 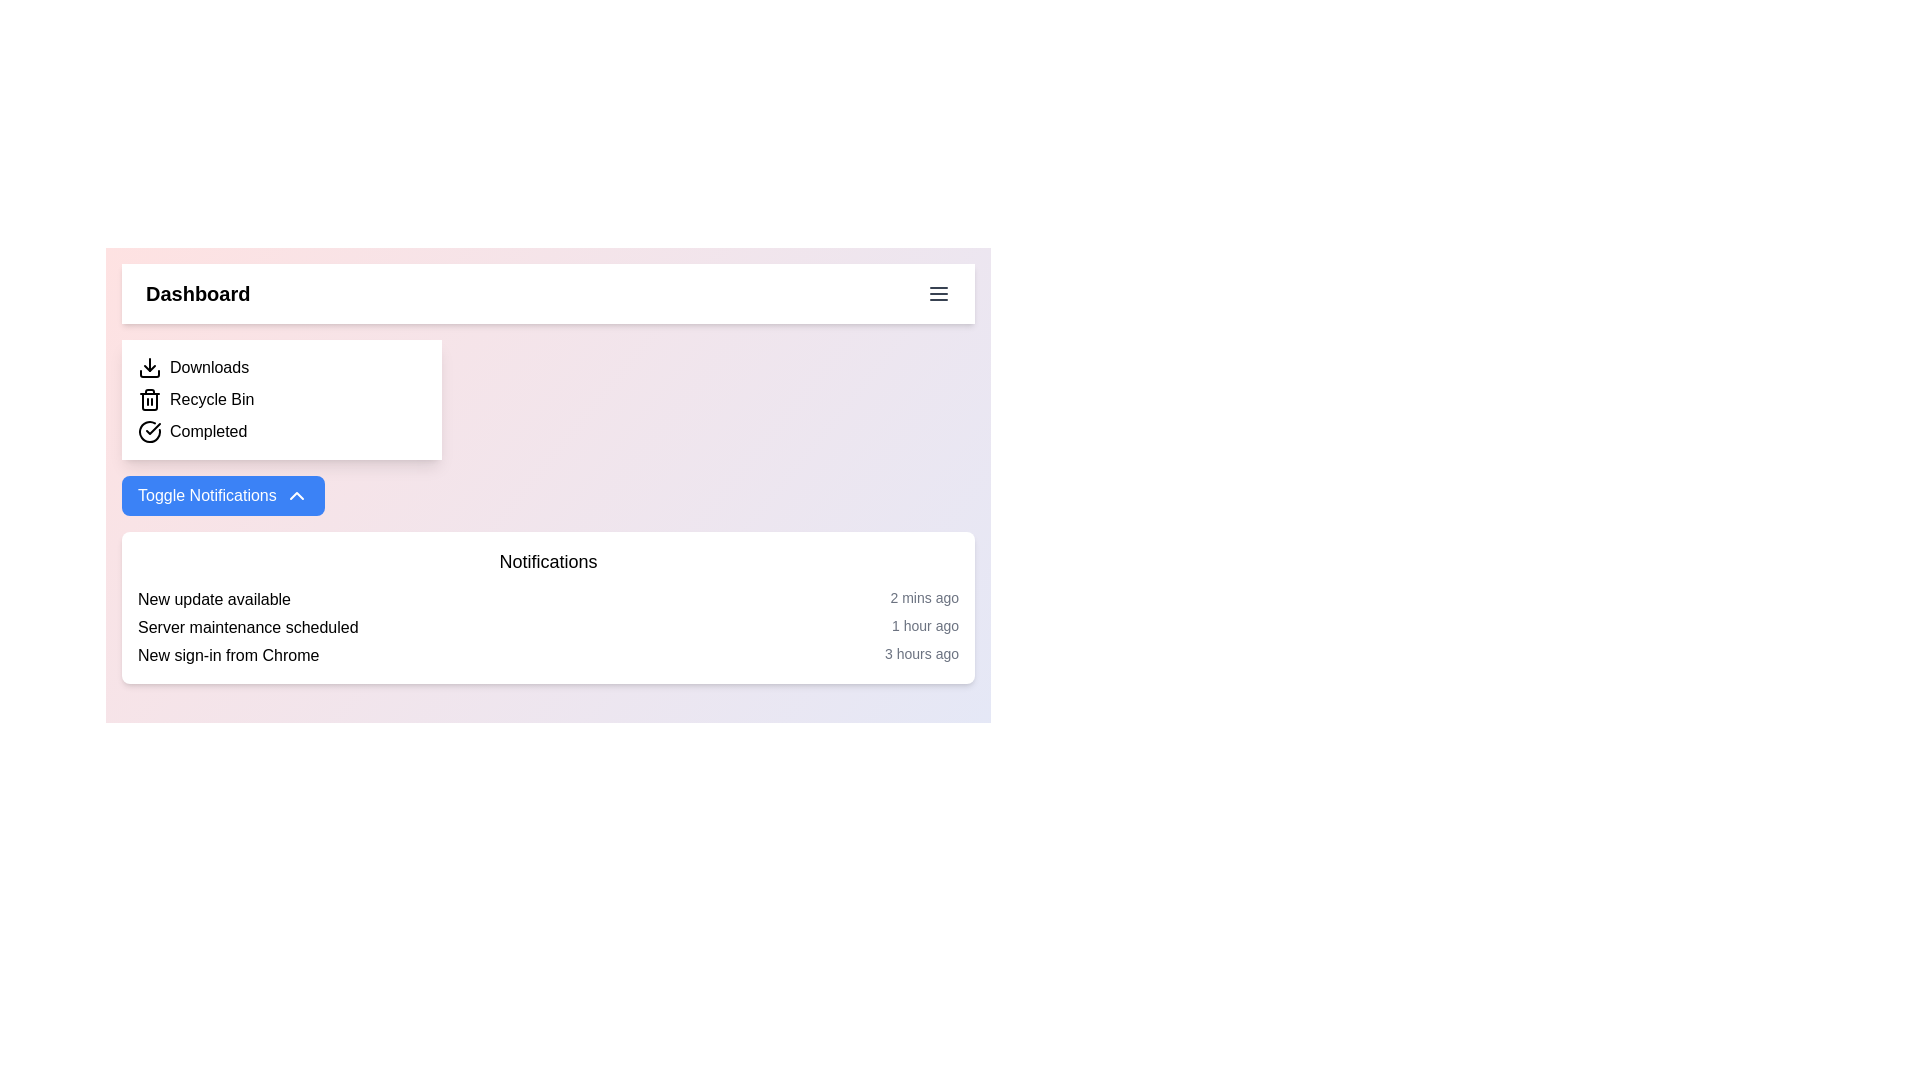 I want to click on the upward-facing chevron icon located at the right edge of the 'Toggle Notifications' button, so click(x=295, y=495).